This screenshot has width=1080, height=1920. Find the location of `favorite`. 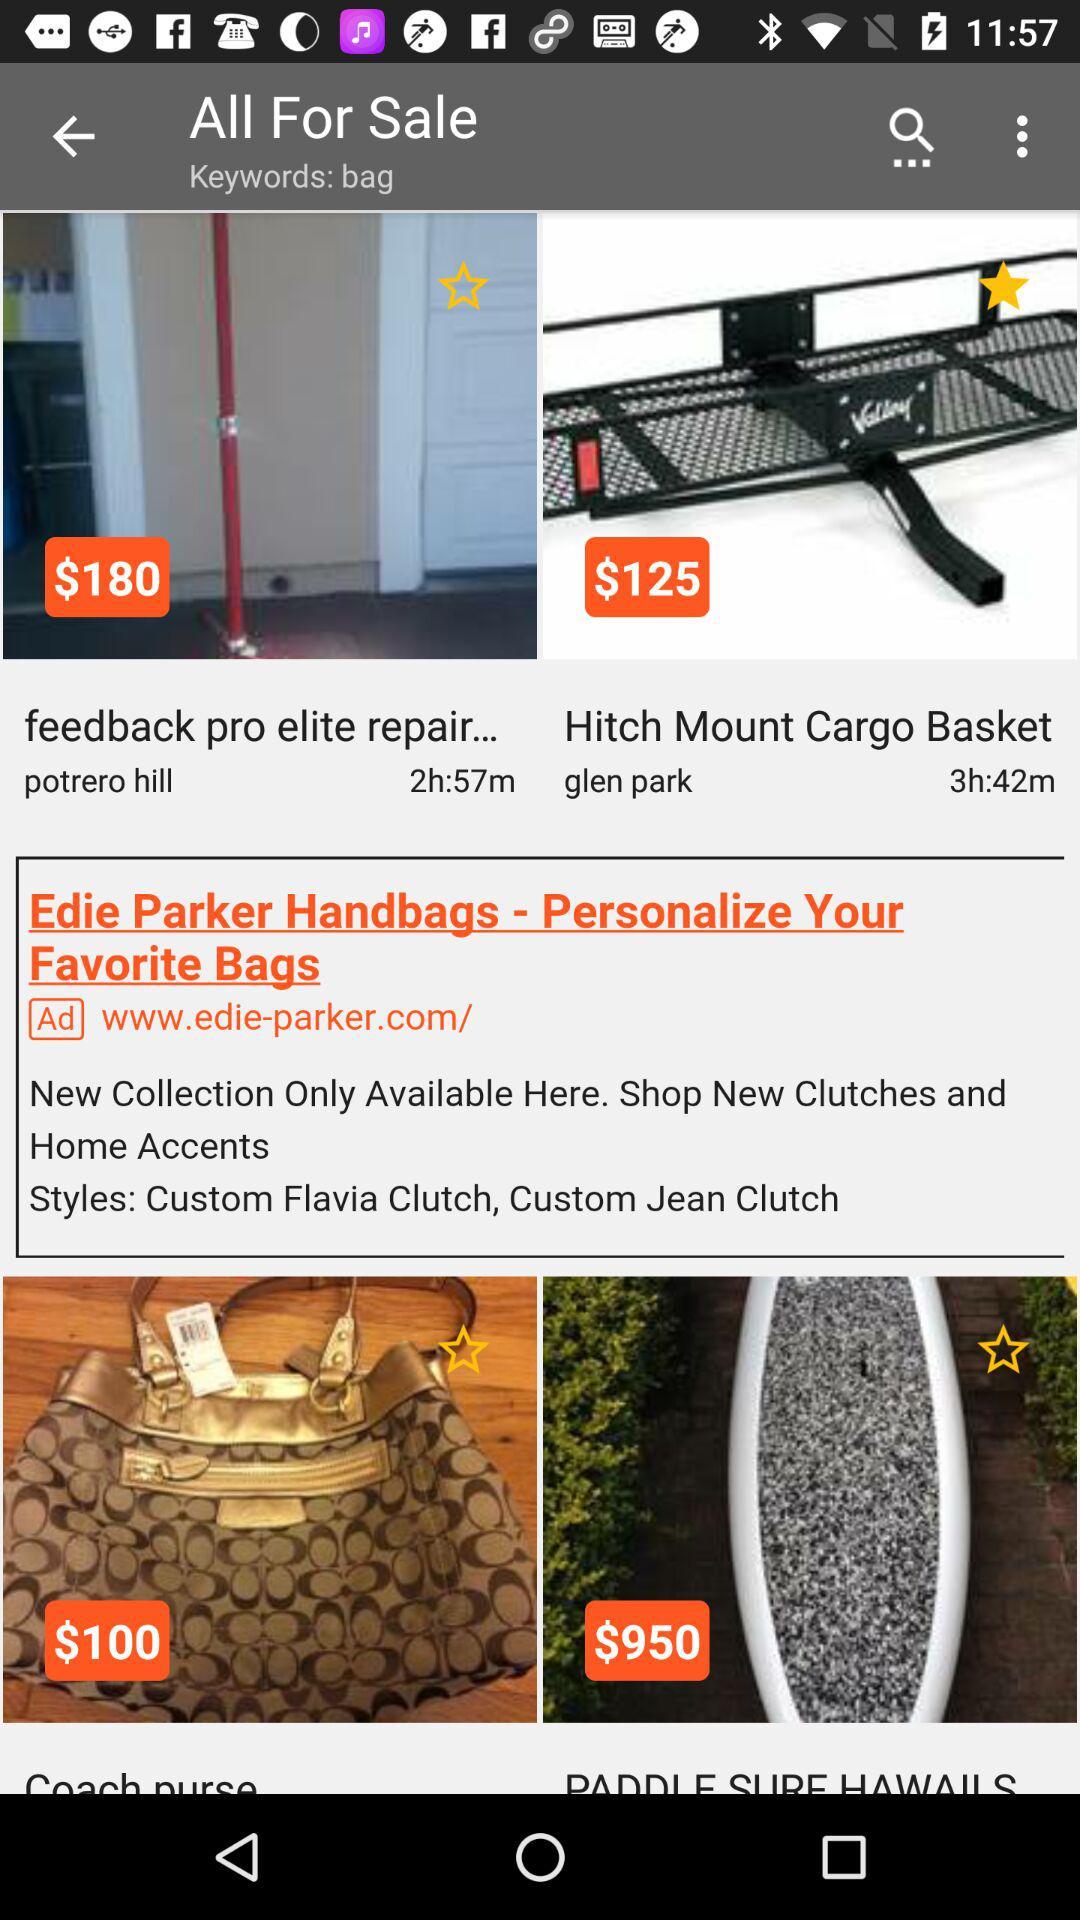

favorite is located at coordinates (1003, 285).